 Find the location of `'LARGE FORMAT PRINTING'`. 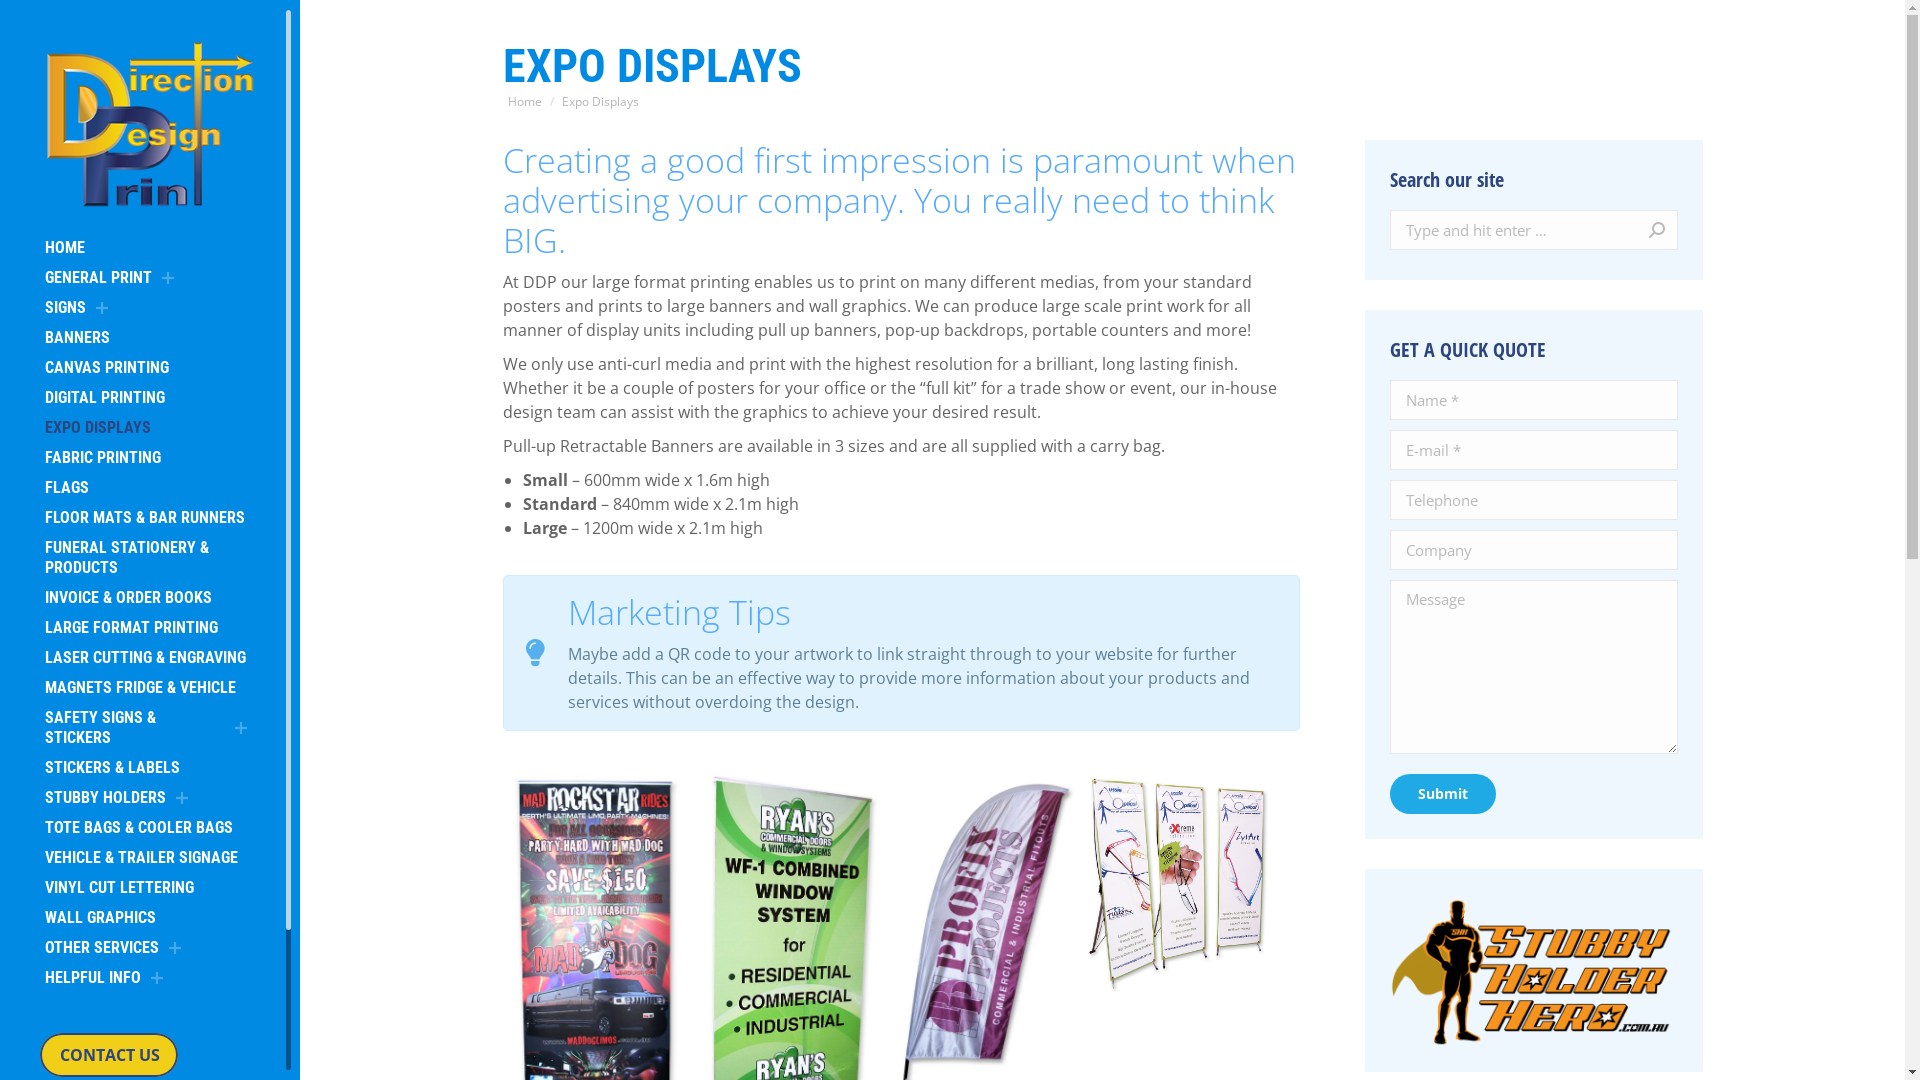

'LARGE FORMAT PRINTING' is located at coordinates (39, 627).